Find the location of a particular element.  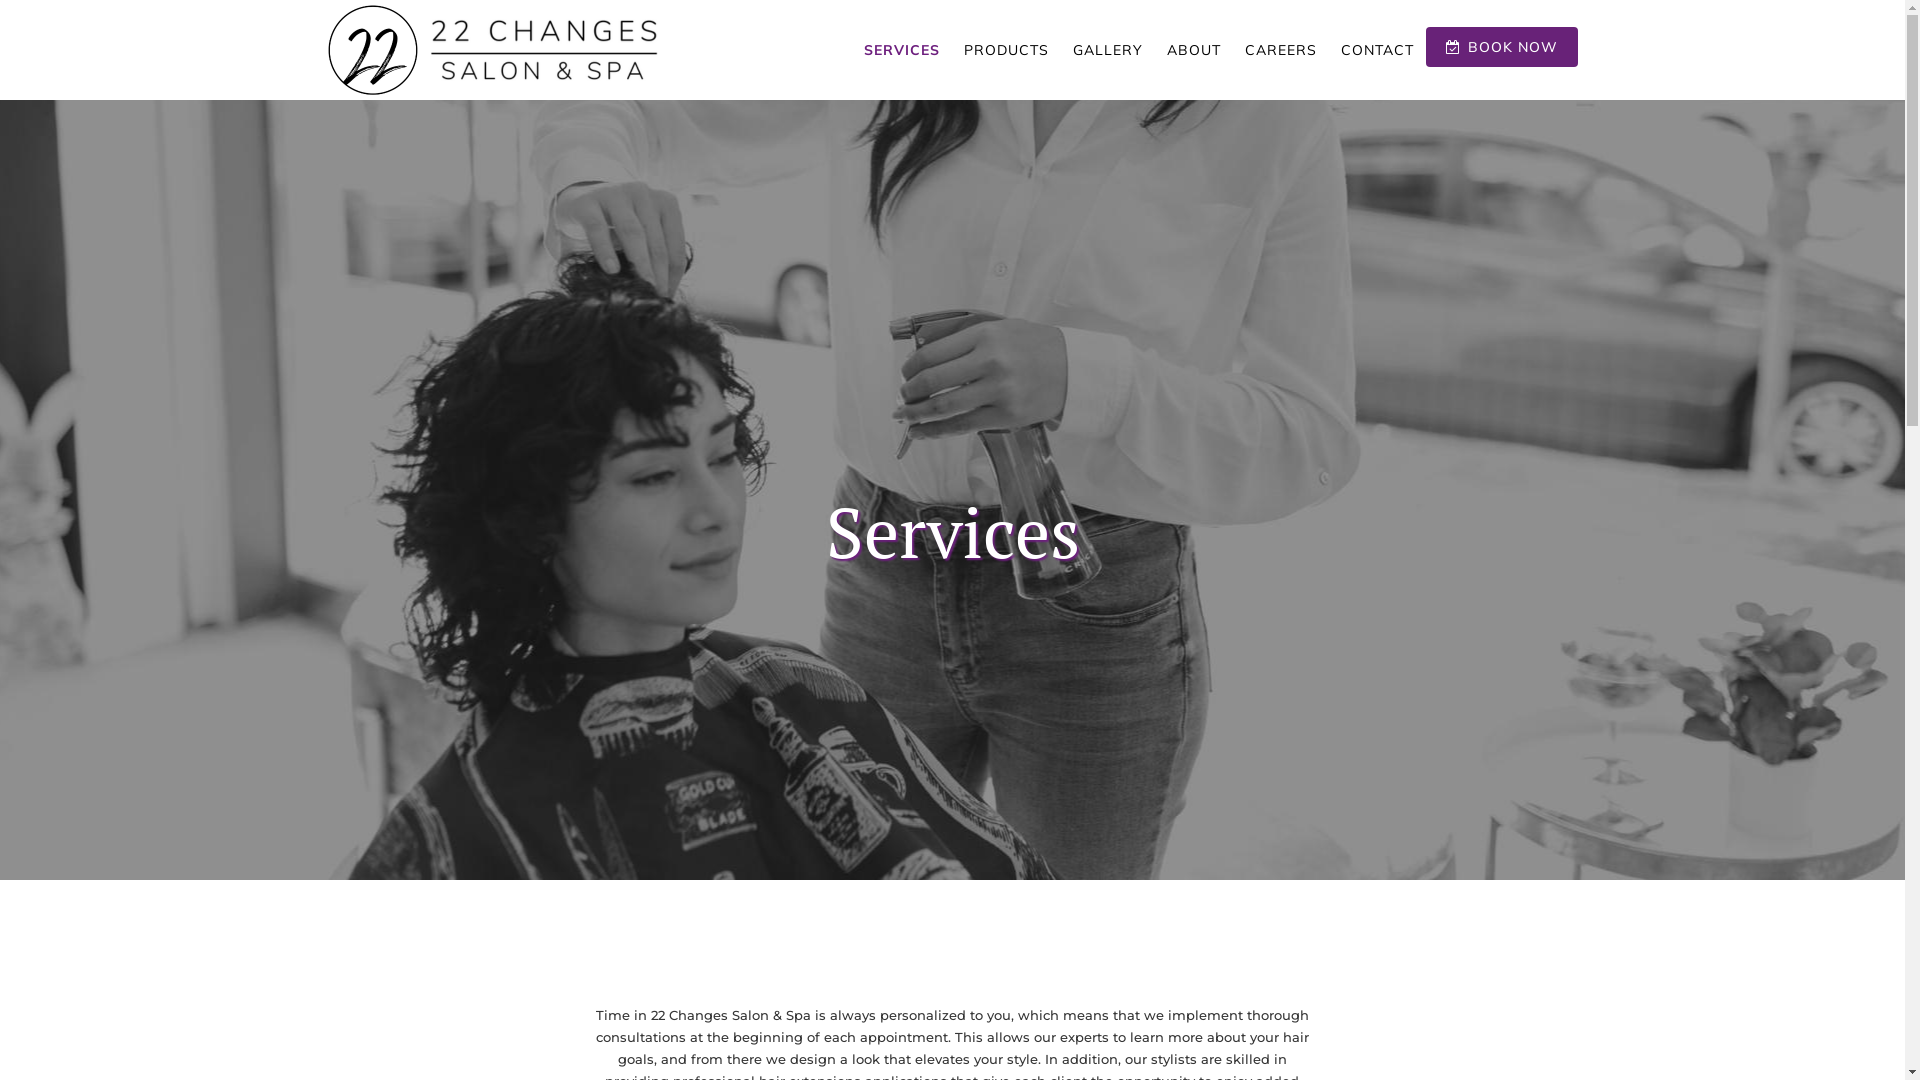

'ABOUT' is located at coordinates (1193, 49).